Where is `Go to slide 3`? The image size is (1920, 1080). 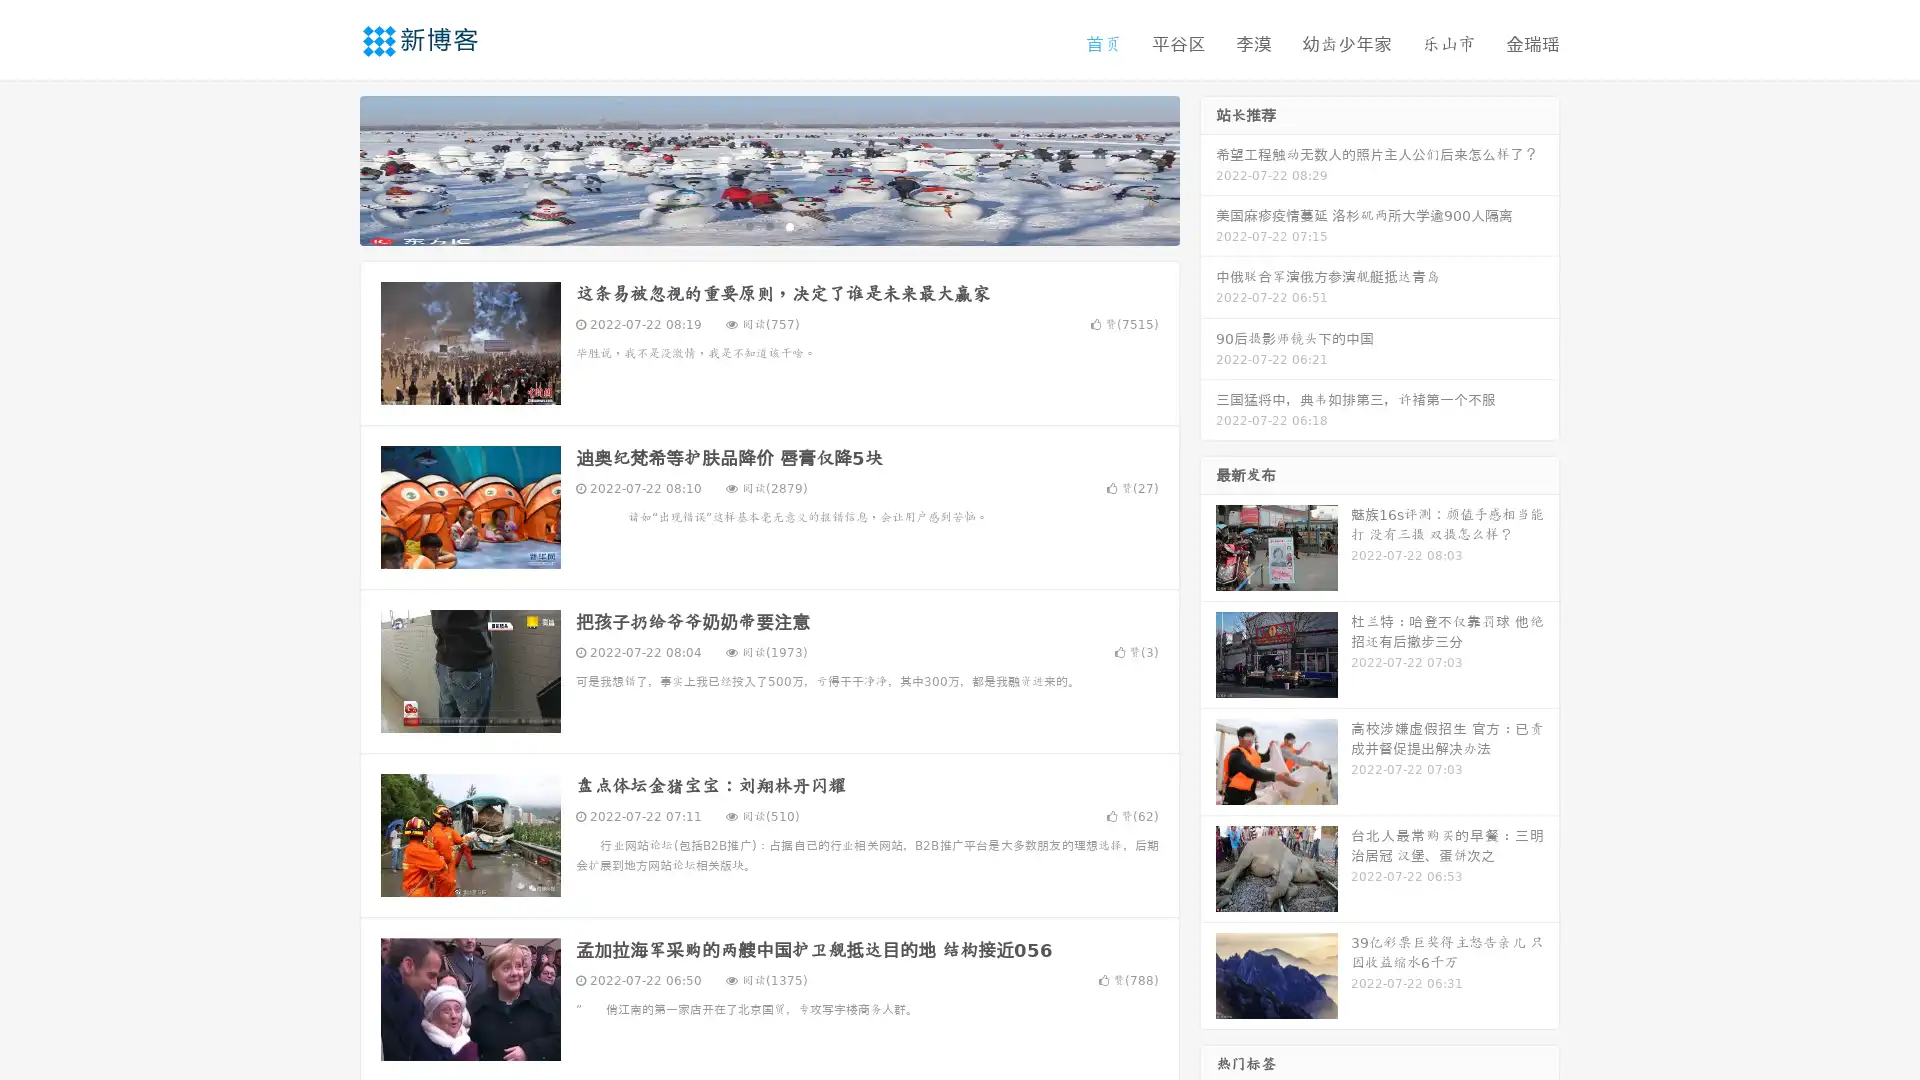
Go to slide 3 is located at coordinates (789, 225).